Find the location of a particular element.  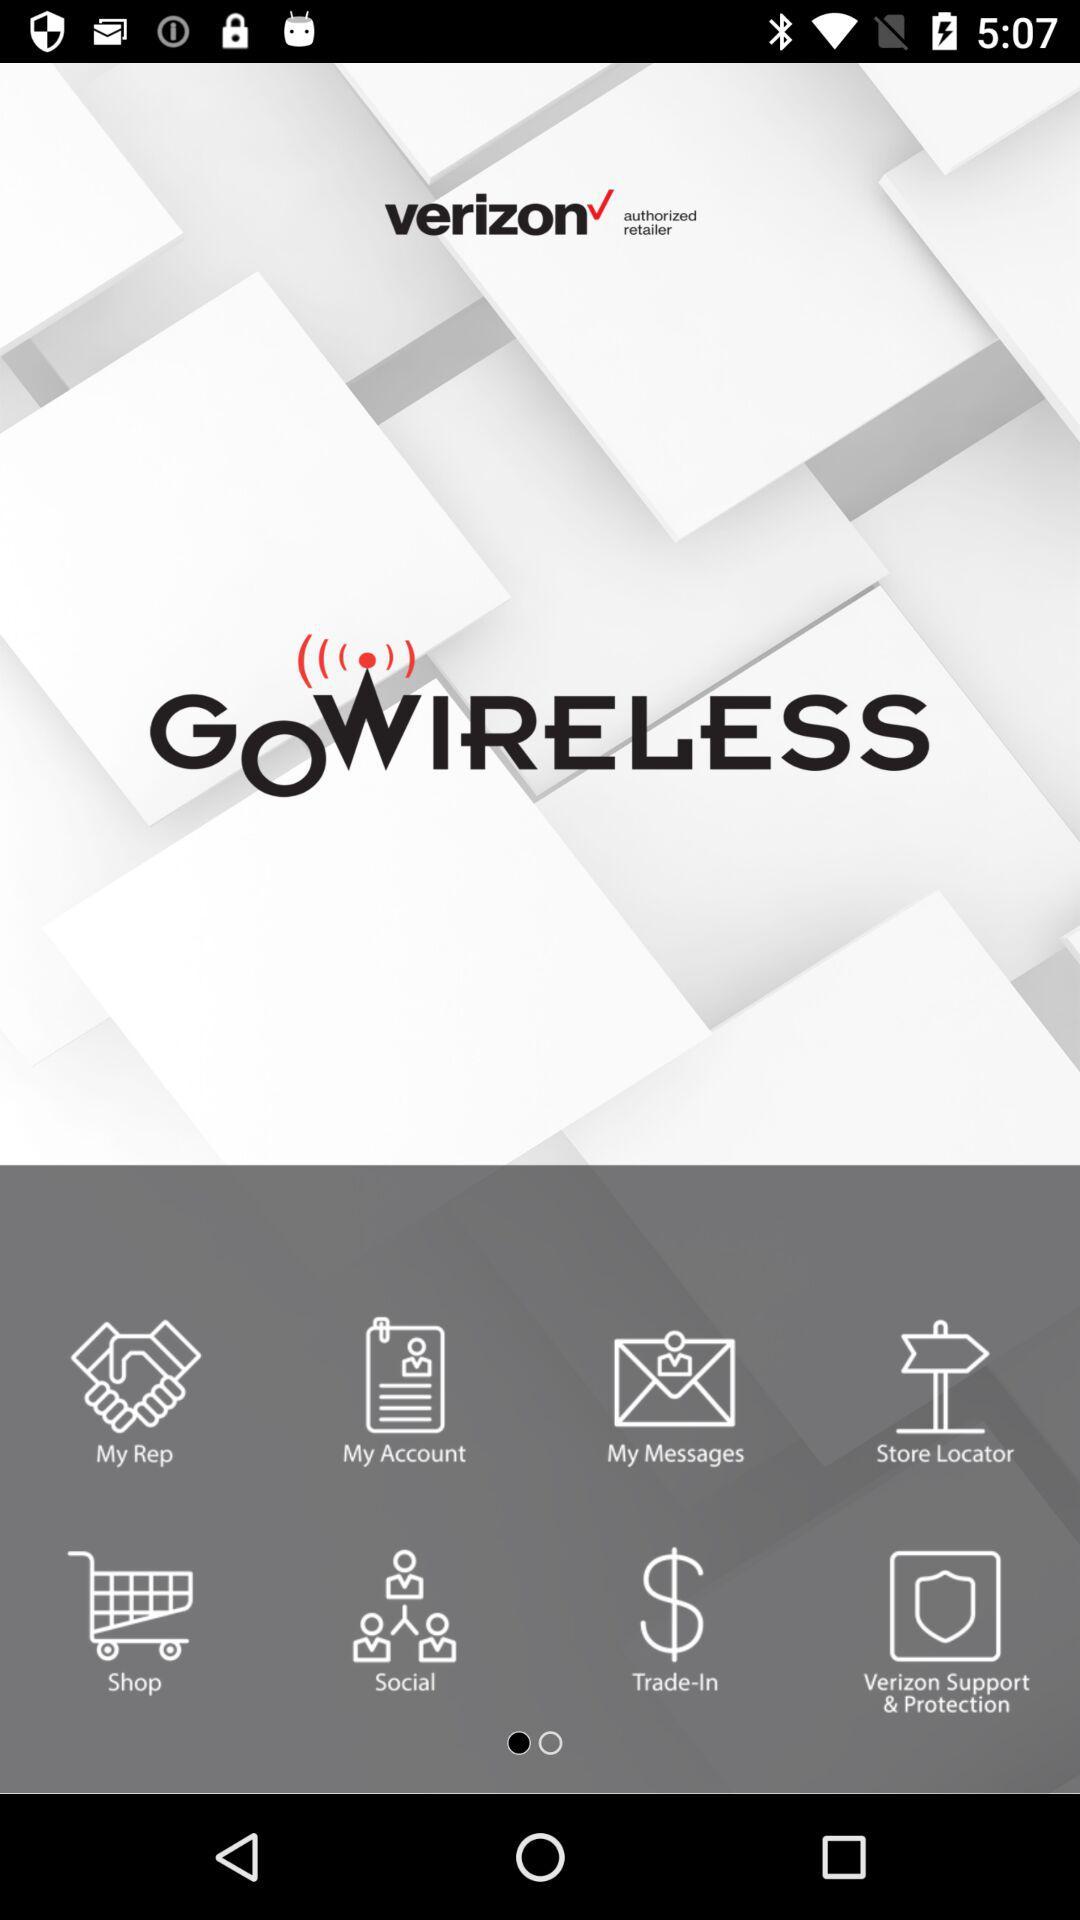

find stores is located at coordinates (945, 1391).